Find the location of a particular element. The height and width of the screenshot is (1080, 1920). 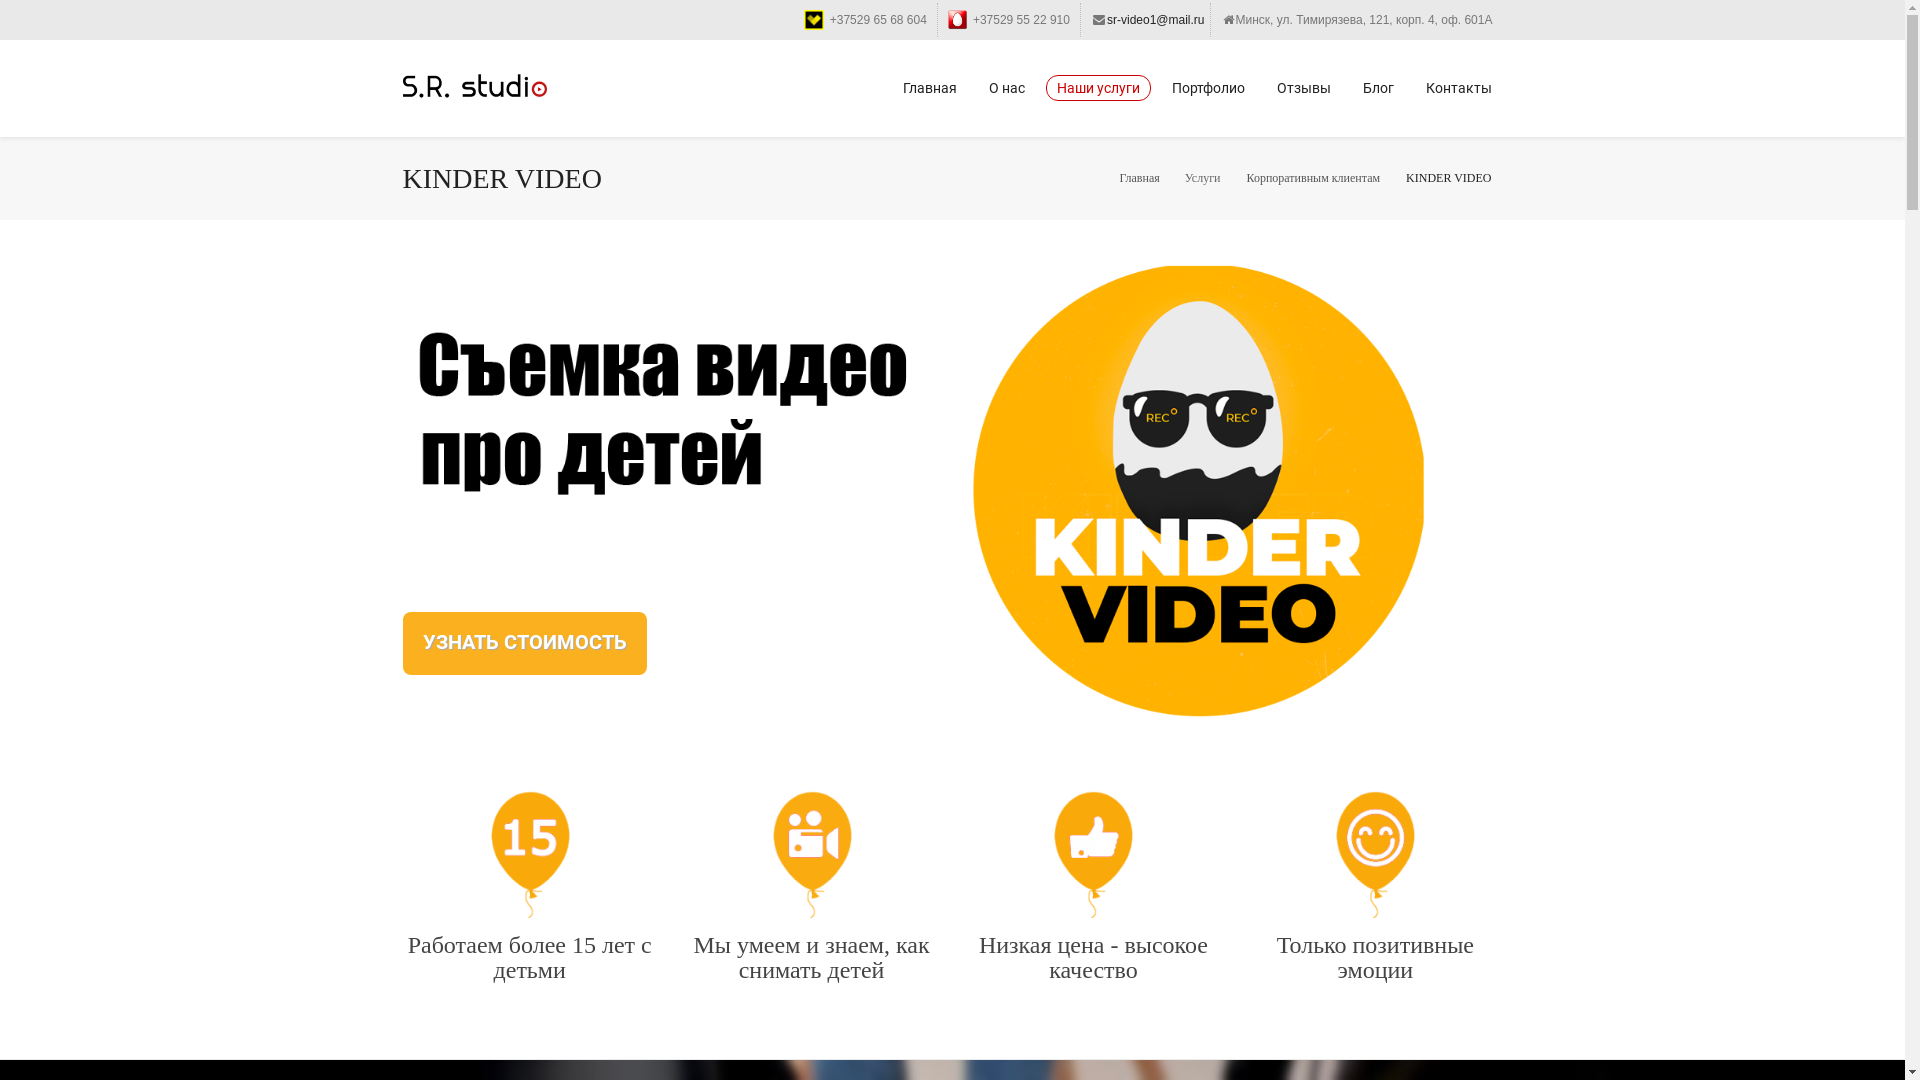

'KINDER VIDEO' is located at coordinates (1448, 176).